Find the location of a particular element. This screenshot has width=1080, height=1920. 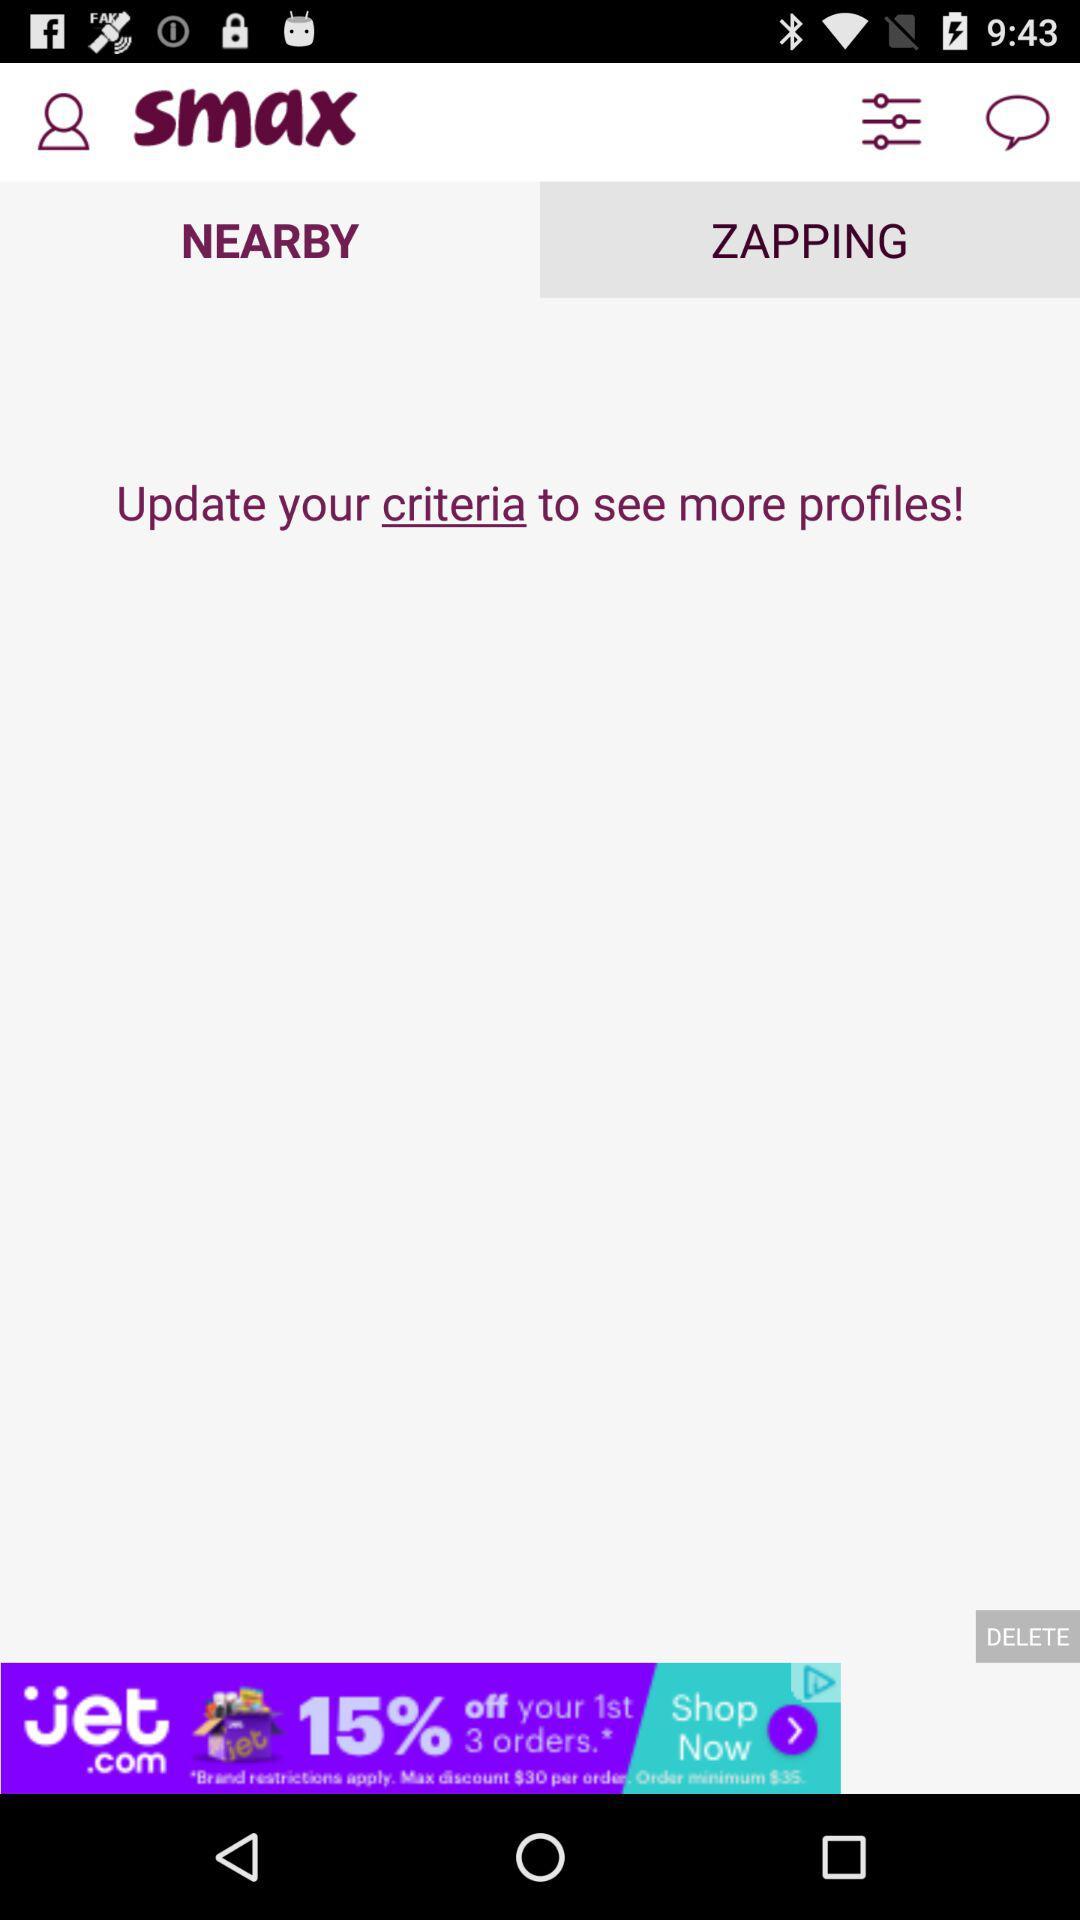

the sliders icon is located at coordinates (890, 129).